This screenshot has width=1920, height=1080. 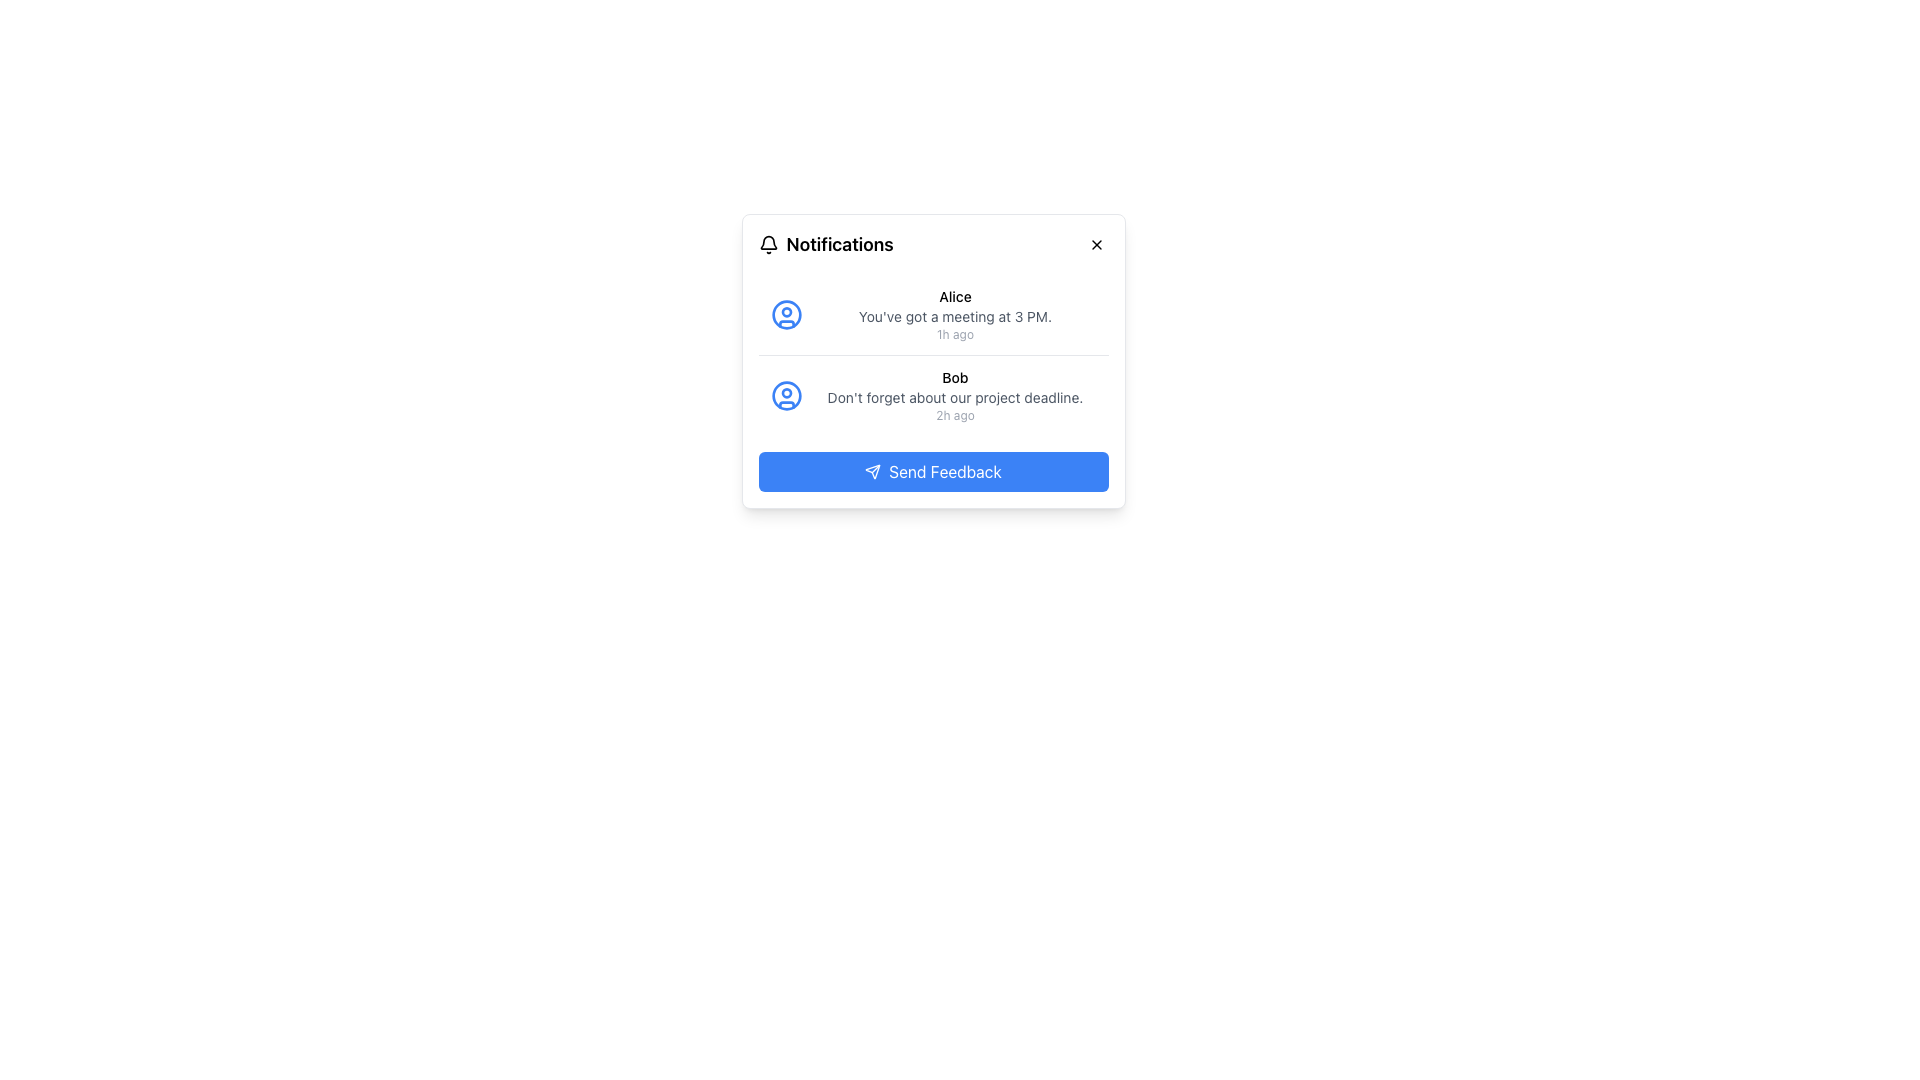 What do you see at coordinates (767, 241) in the screenshot?
I see `the main body of the notification bell icon located at the top-left of the Notifications pop-up panel, which signifies new alerts or messages` at bounding box center [767, 241].